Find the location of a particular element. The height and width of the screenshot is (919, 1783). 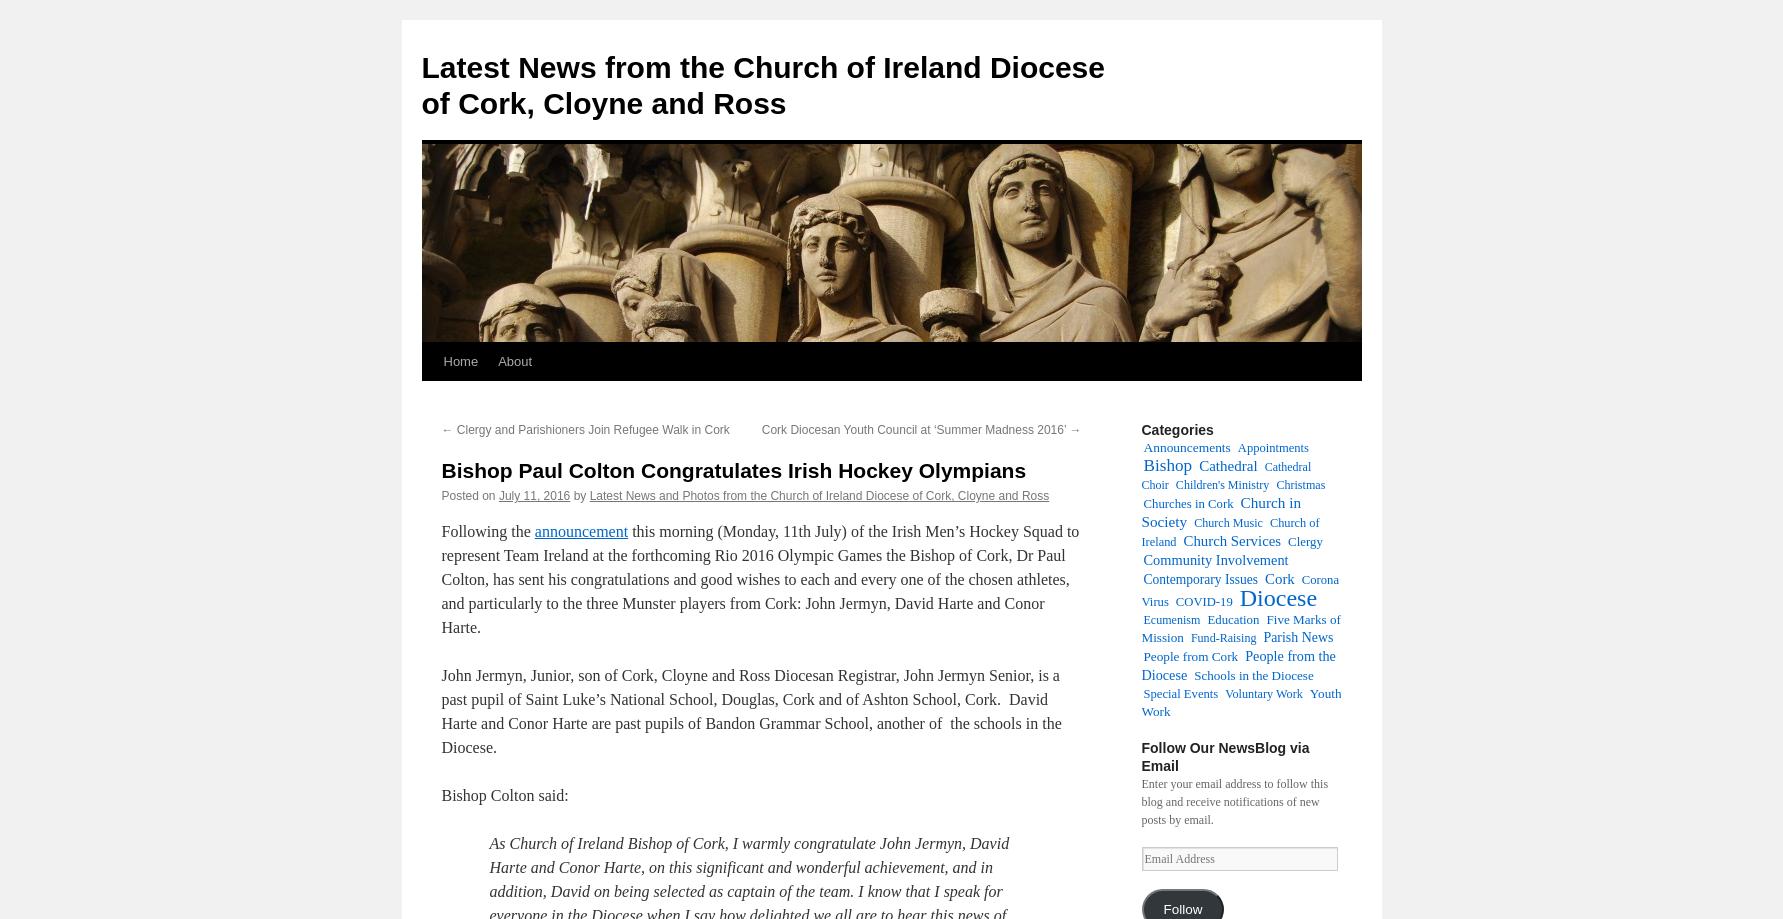

'Enter your email address to follow this blog and receive notifications of new posts by email.' is located at coordinates (1234, 802).